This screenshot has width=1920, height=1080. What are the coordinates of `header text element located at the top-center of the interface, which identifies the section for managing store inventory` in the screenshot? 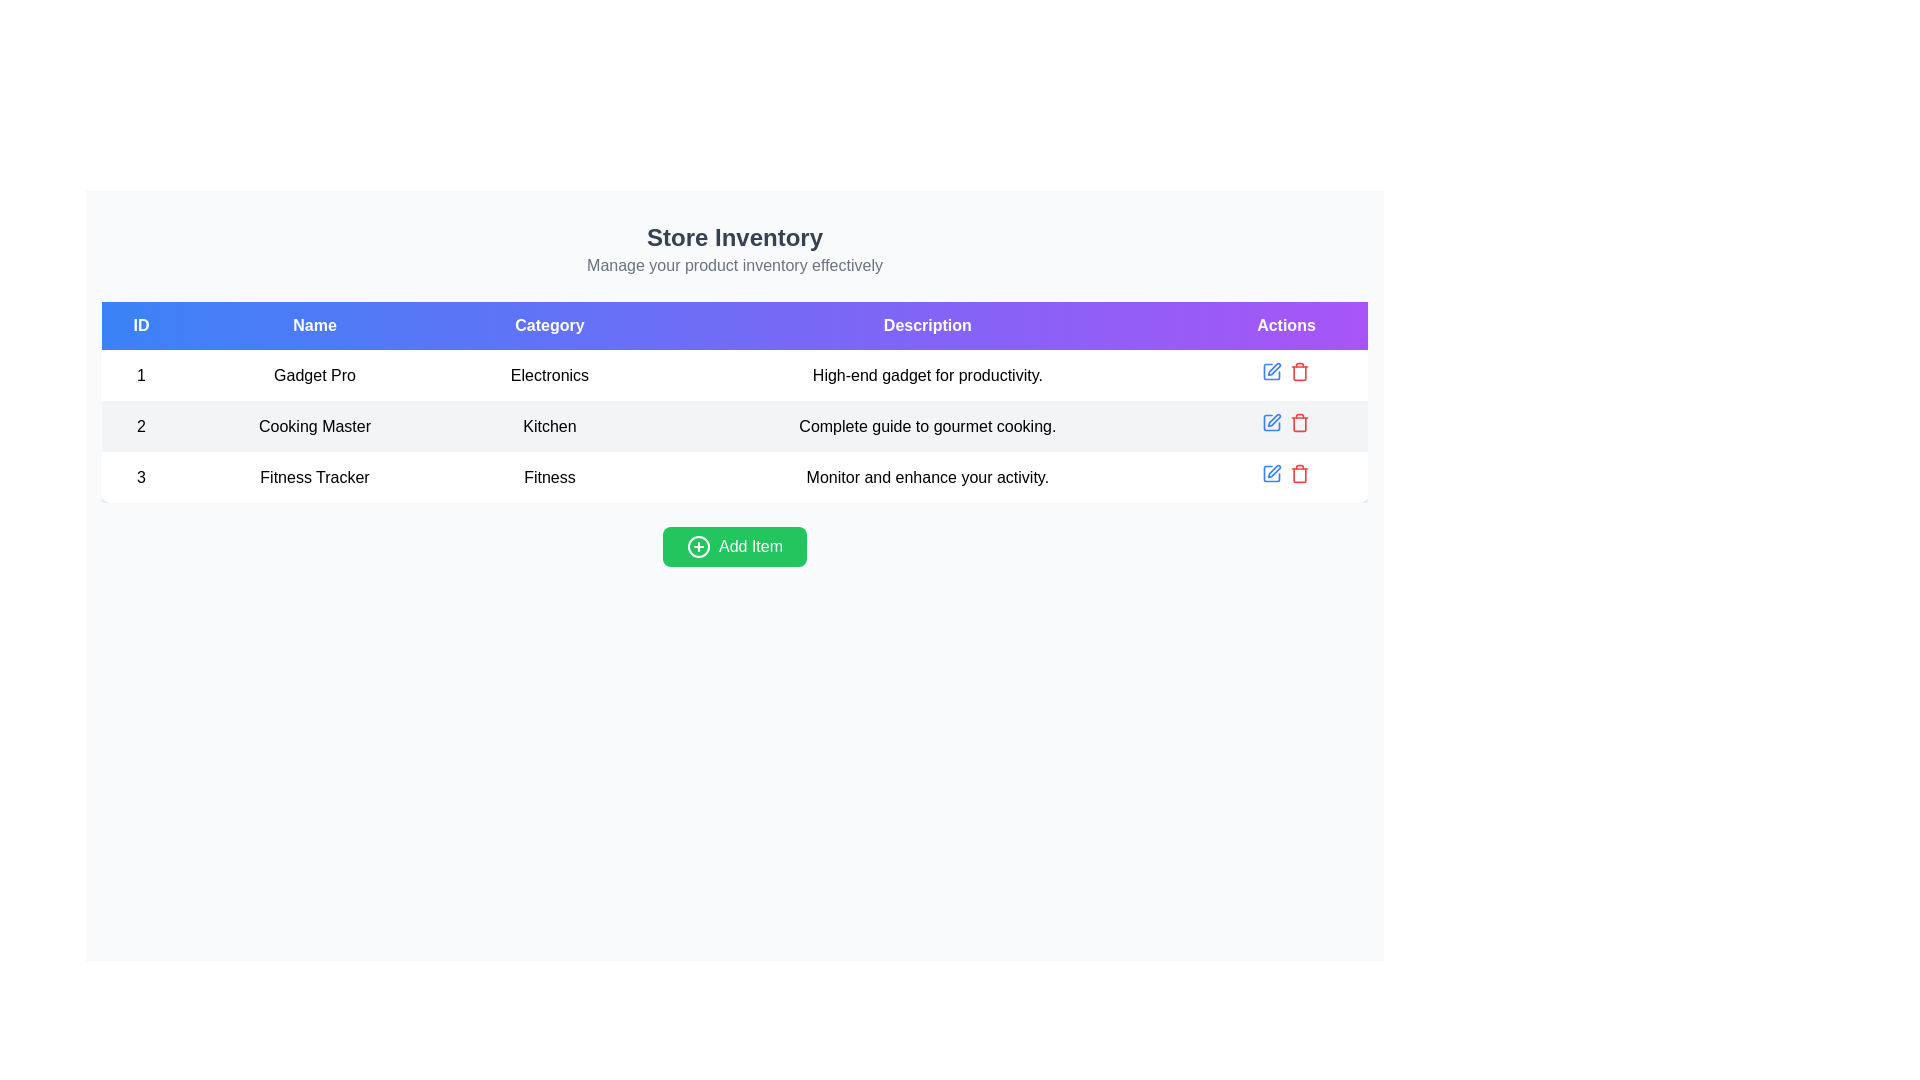 It's located at (733, 237).